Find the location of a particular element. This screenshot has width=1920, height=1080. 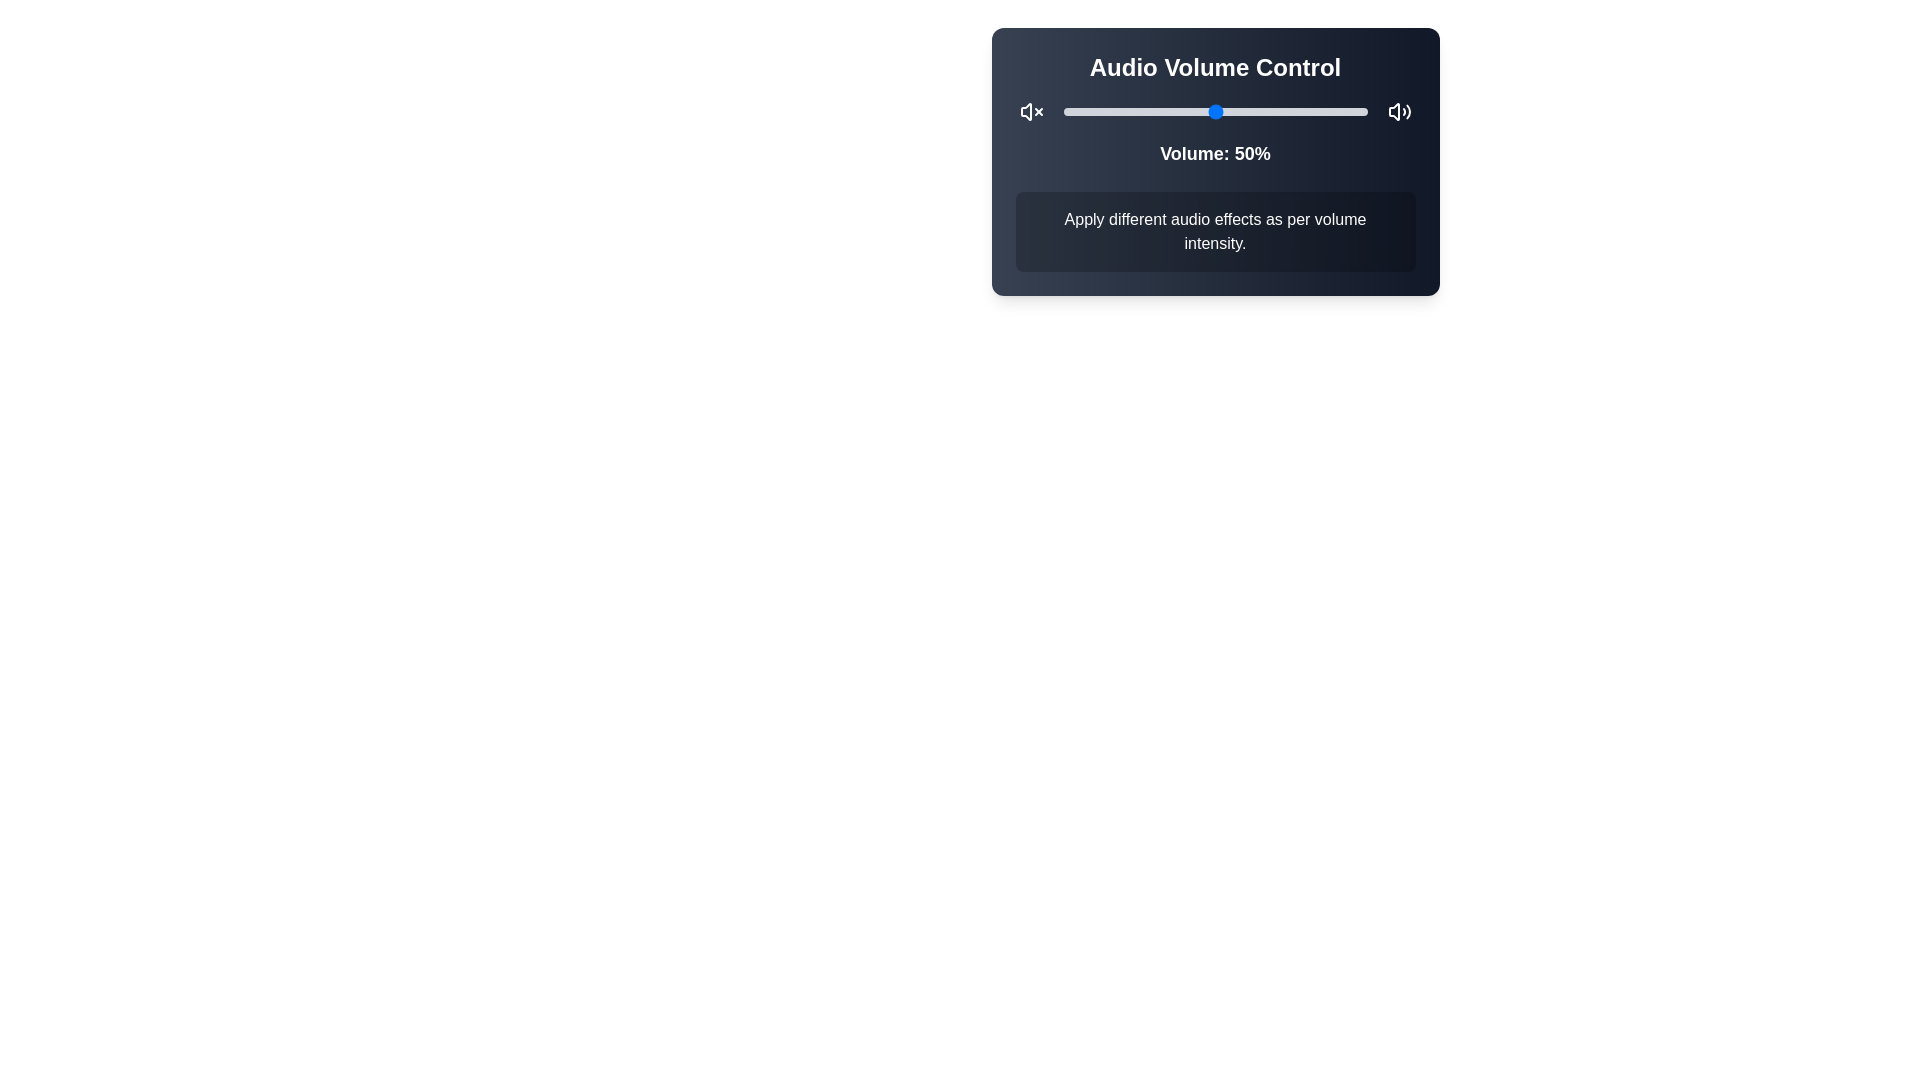

the volume slider to set the volume to 78% is located at coordinates (1300, 111).